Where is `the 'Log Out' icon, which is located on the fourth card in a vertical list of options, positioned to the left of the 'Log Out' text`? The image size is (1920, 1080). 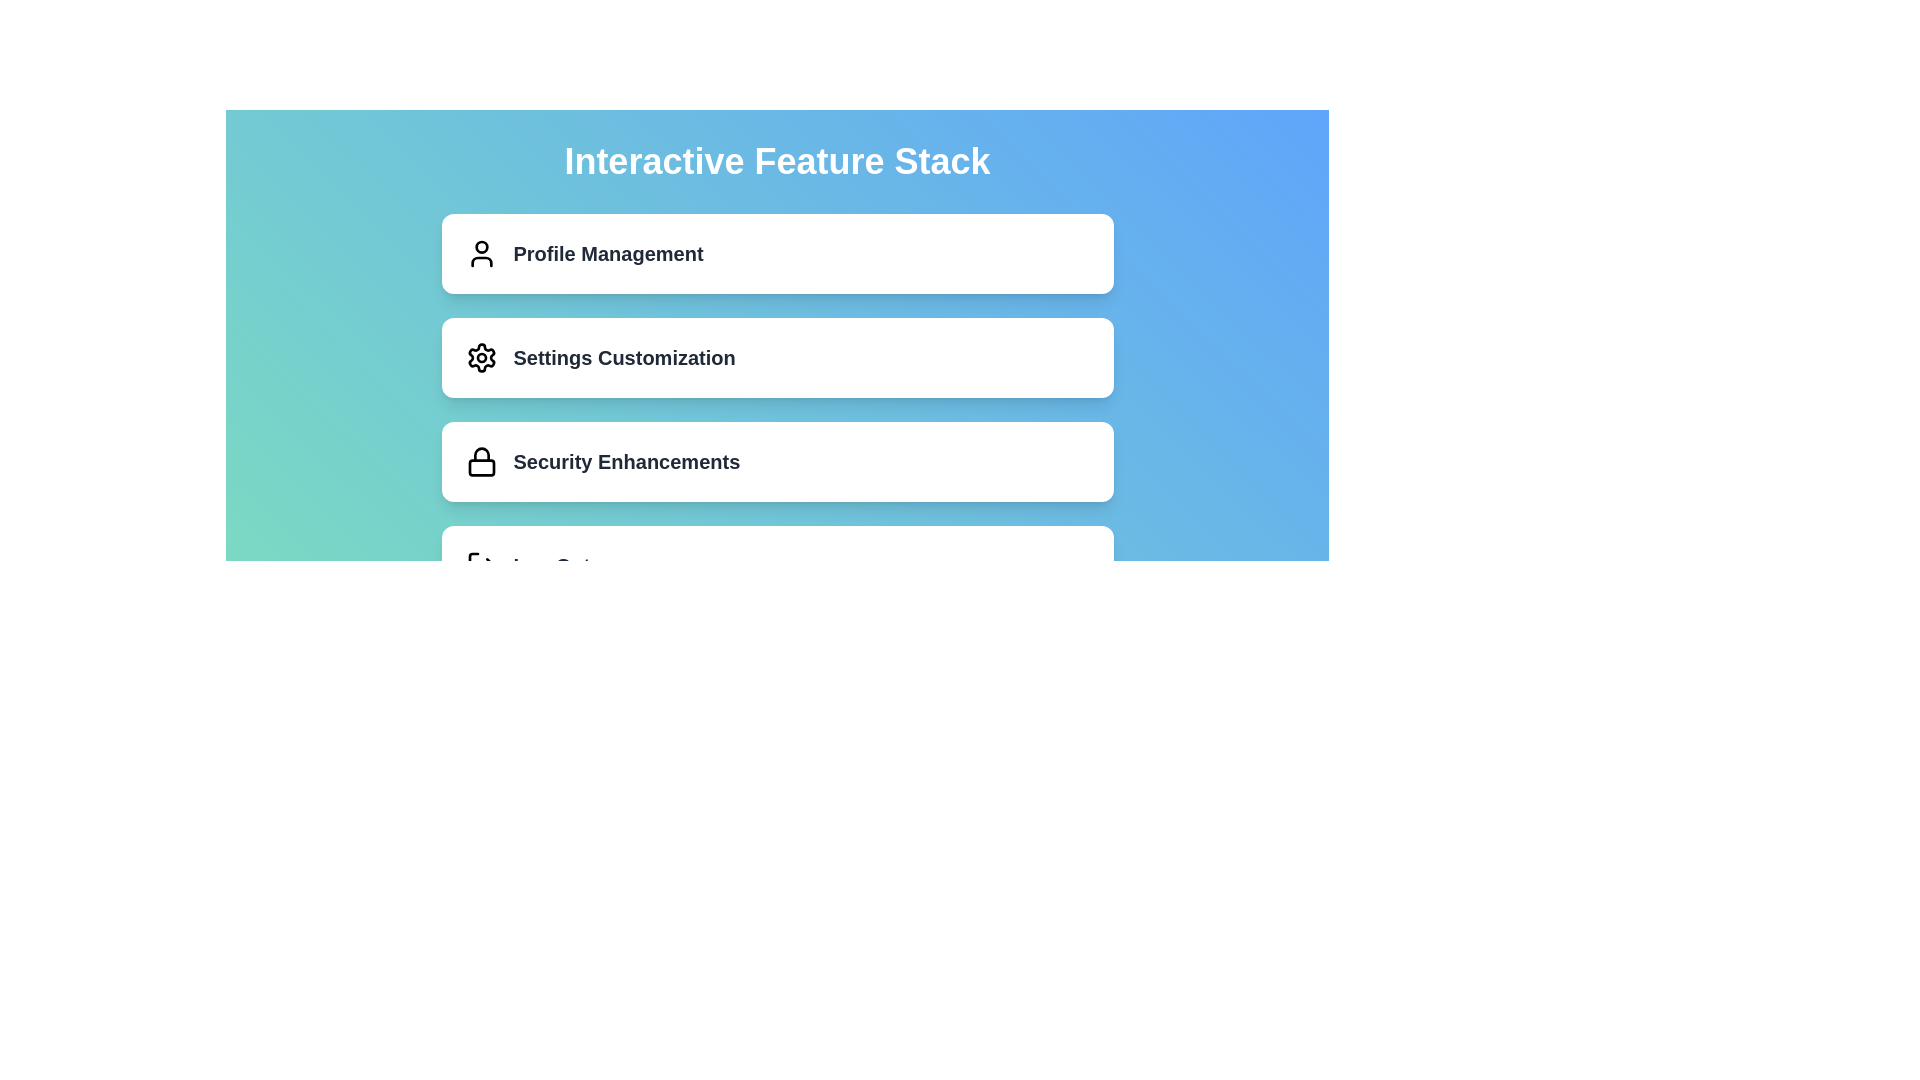 the 'Log Out' icon, which is located on the fourth card in a vertical list of options, positioned to the left of the 'Log Out' text is located at coordinates (481, 566).